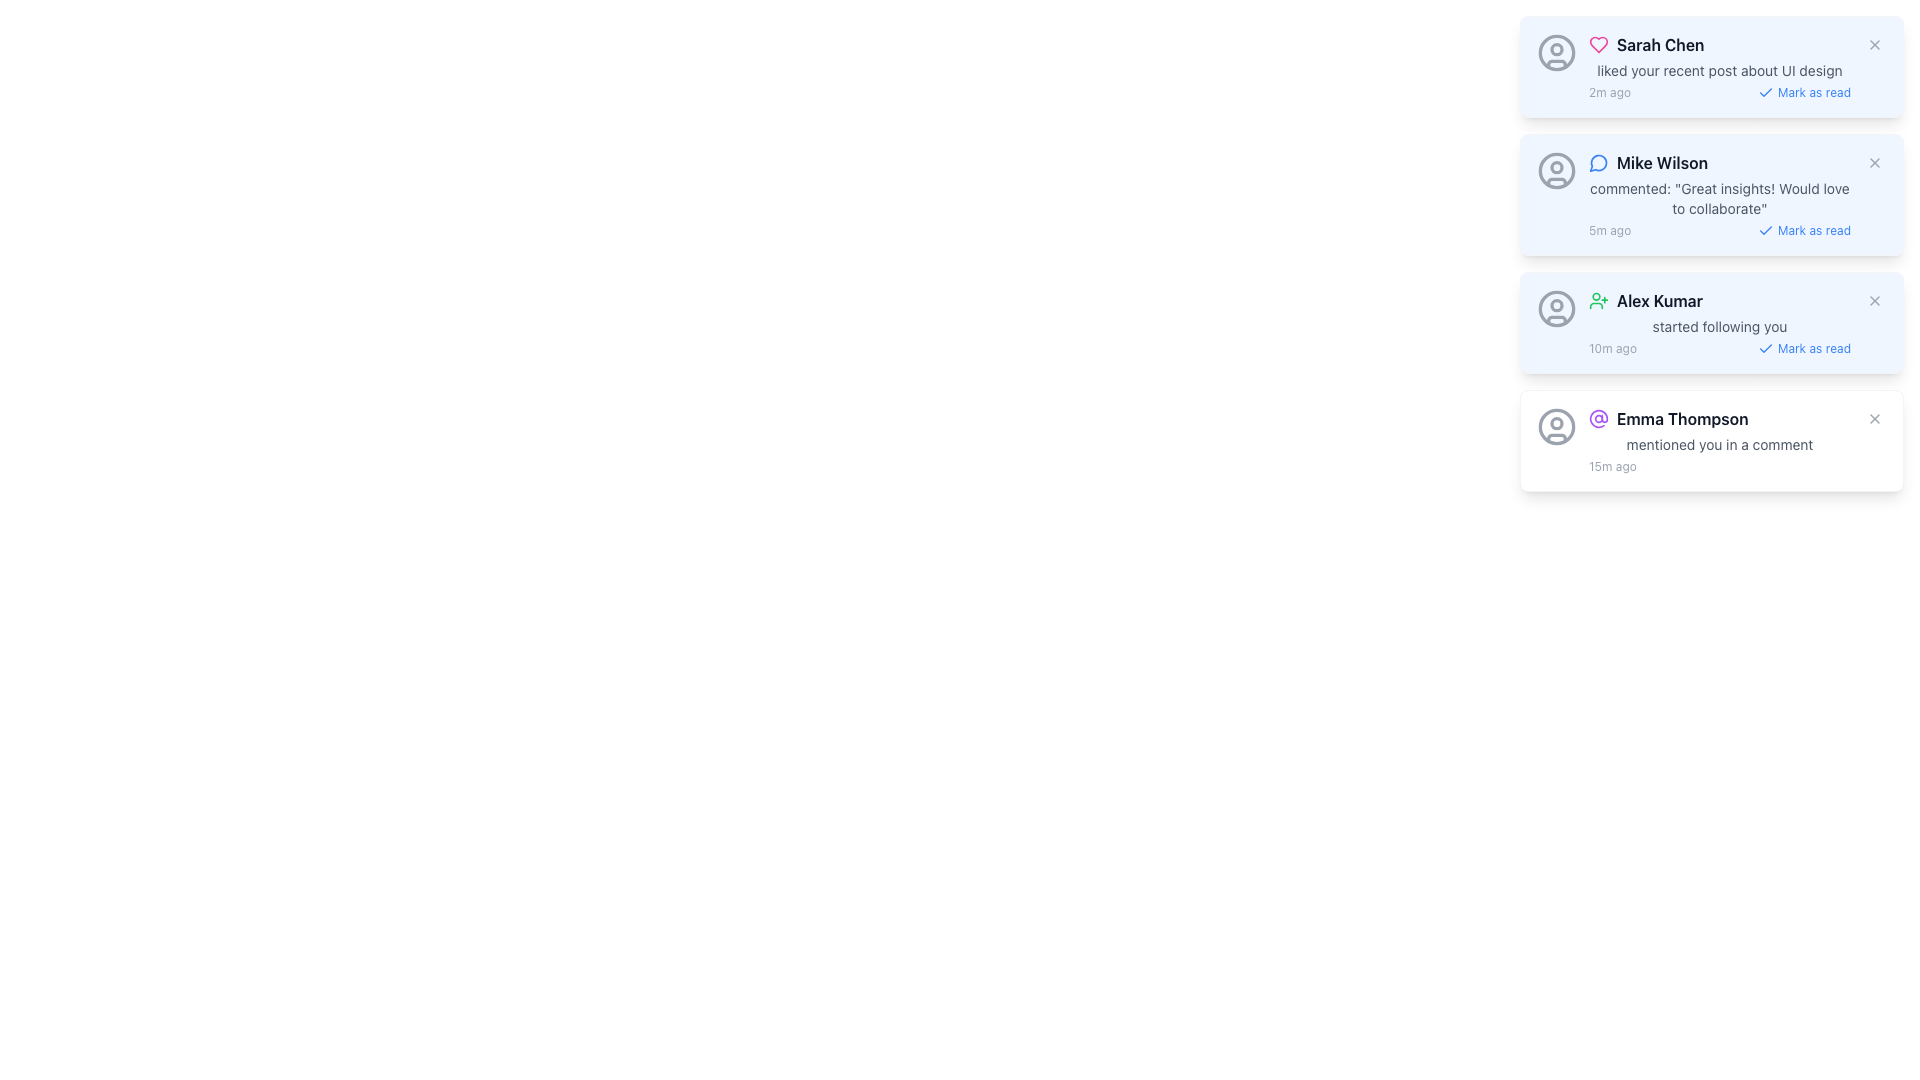 Image resolution: width=1920 pixels, height=1080 pixels. What do you see at coordinates (1555, 169) in the screenshot?
I see `the outermost circle of the user profile icon, located to the left of the notification regarding Mike Wilson` at bounding box center [1555, 169].